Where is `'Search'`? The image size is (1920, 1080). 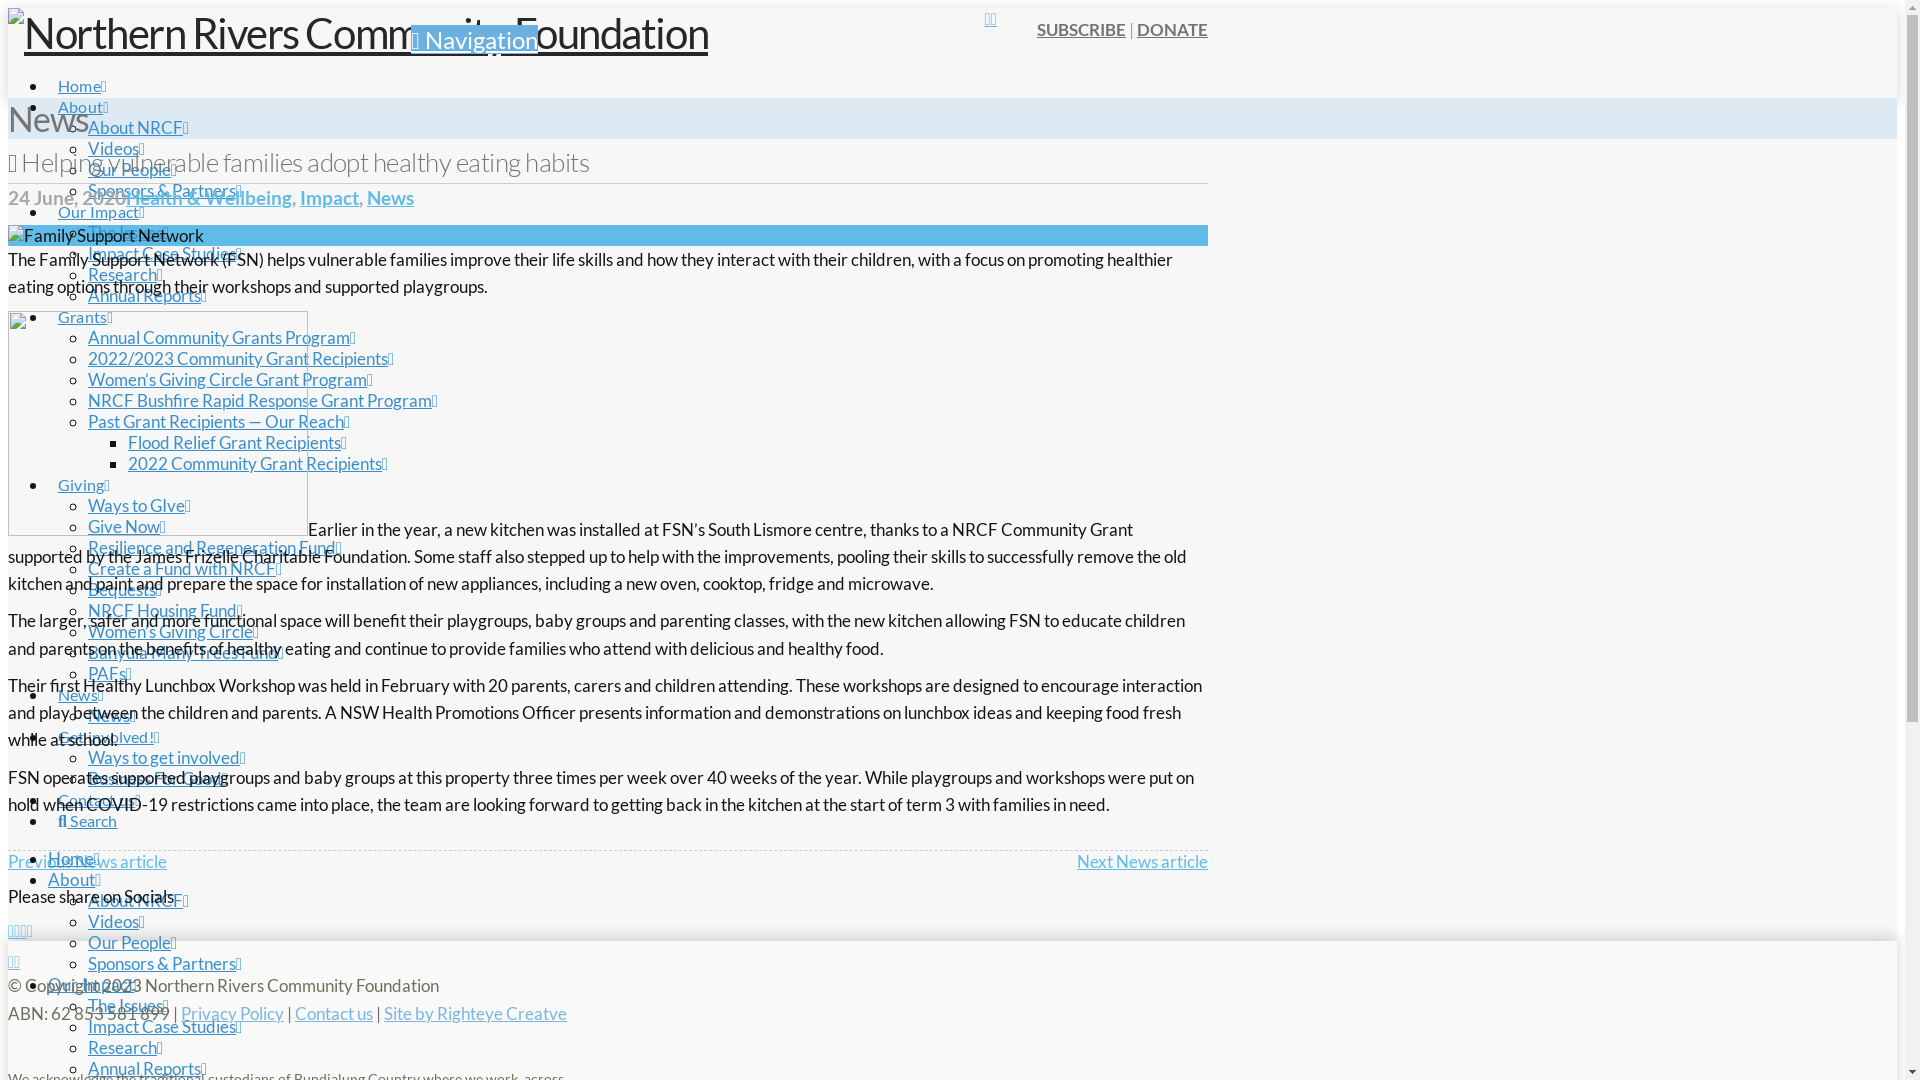
'Search' is located at coordinates (48, 801).